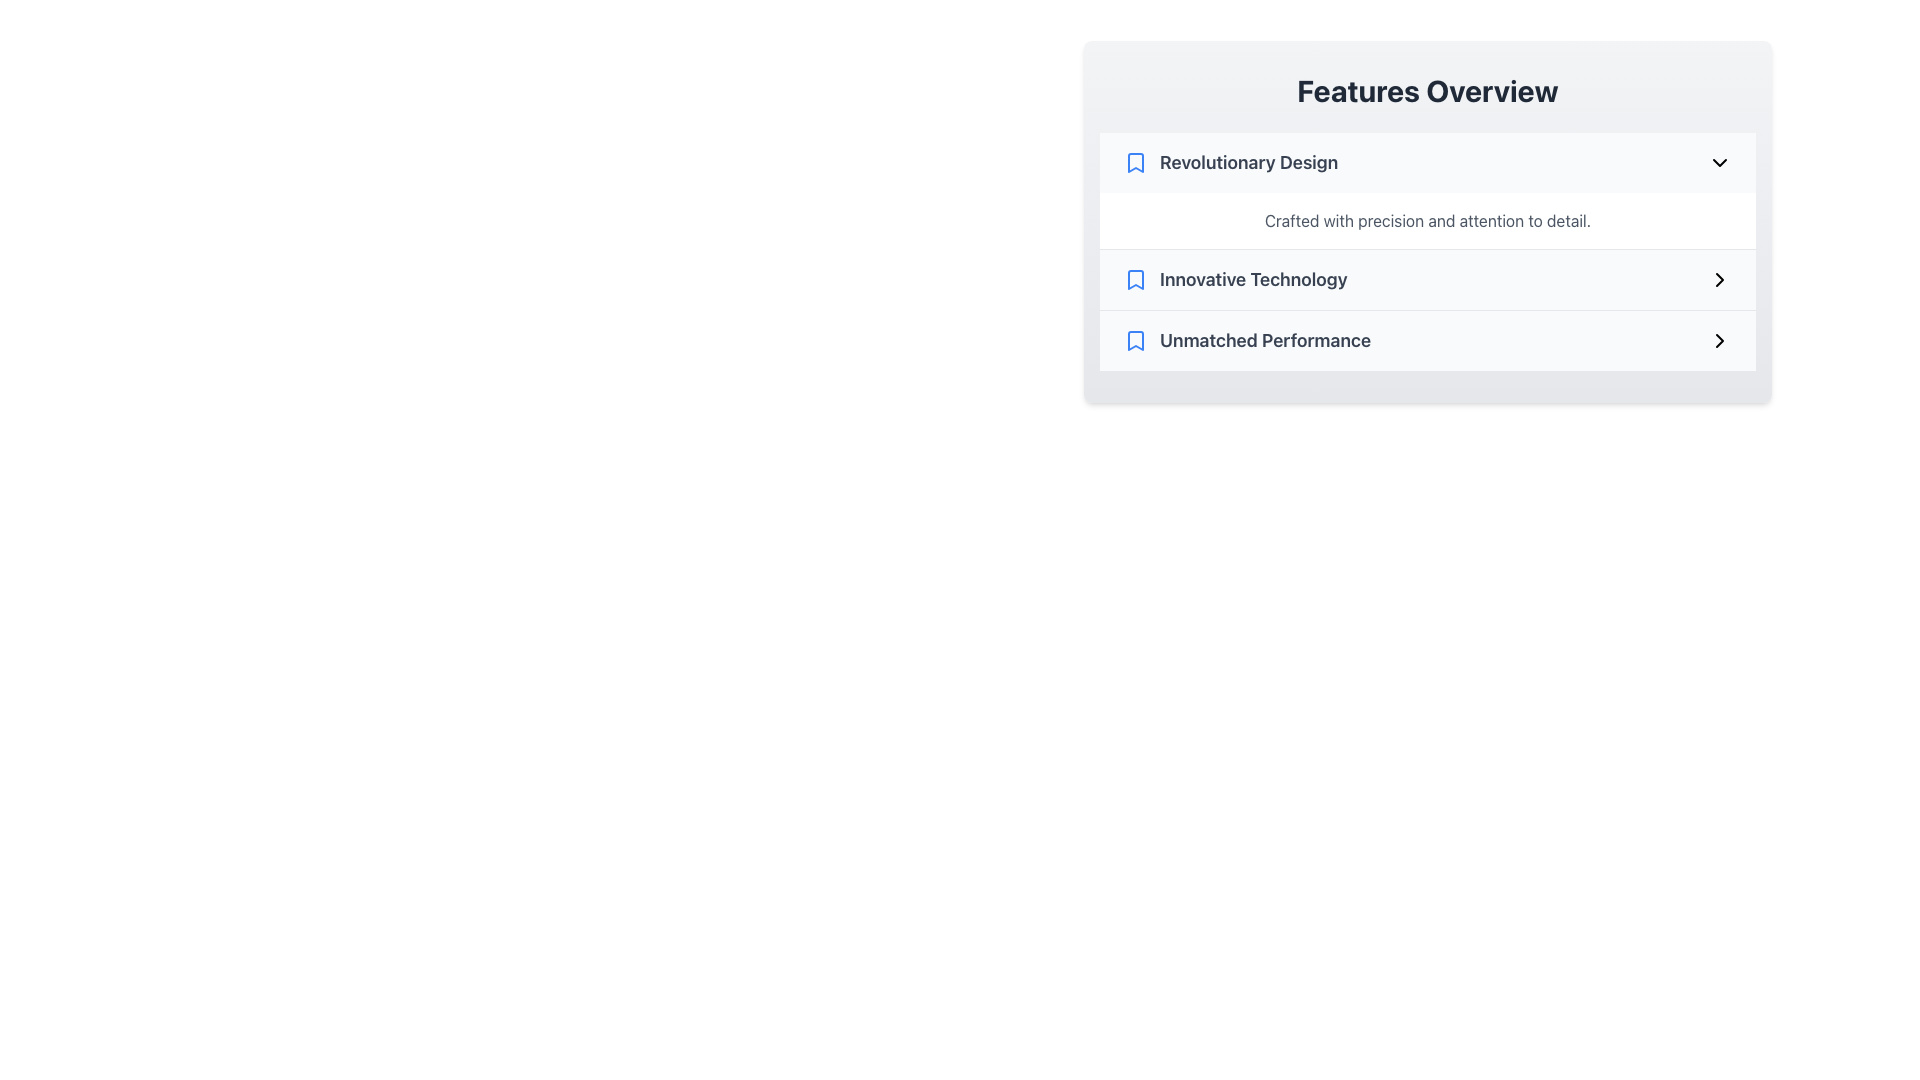 The image size is (1920, 1080). Describe the element at coordinates (1136, 161) in the screenshot. I see `the blue bookmark-shaped icon located to the left of the text 'Revolutionary Design' in the Features Overview section, which is the first icon in the list` at that location.